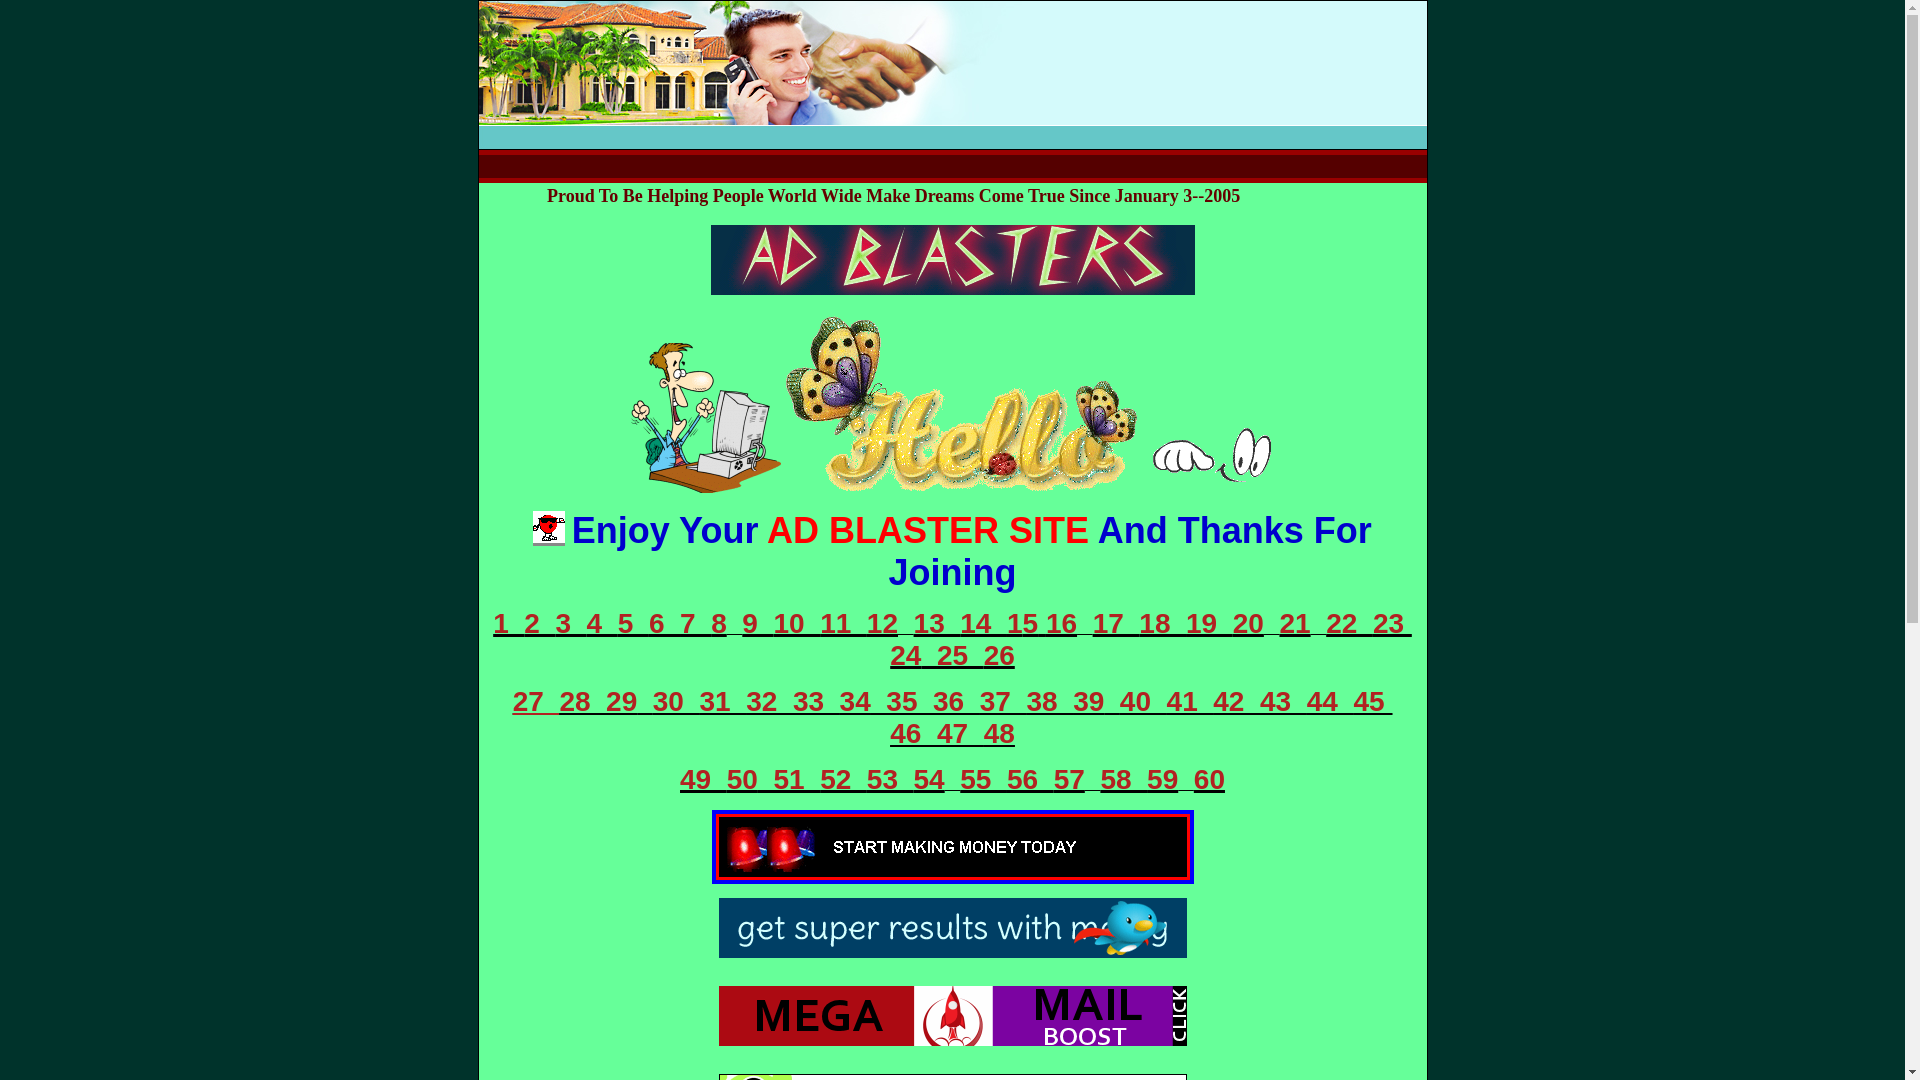 This screenshot has width=1920, height=1080. What do you see at coordinates (843, 622) in the screenshot?
I see `'11 '` at bounding box center [843, 622].